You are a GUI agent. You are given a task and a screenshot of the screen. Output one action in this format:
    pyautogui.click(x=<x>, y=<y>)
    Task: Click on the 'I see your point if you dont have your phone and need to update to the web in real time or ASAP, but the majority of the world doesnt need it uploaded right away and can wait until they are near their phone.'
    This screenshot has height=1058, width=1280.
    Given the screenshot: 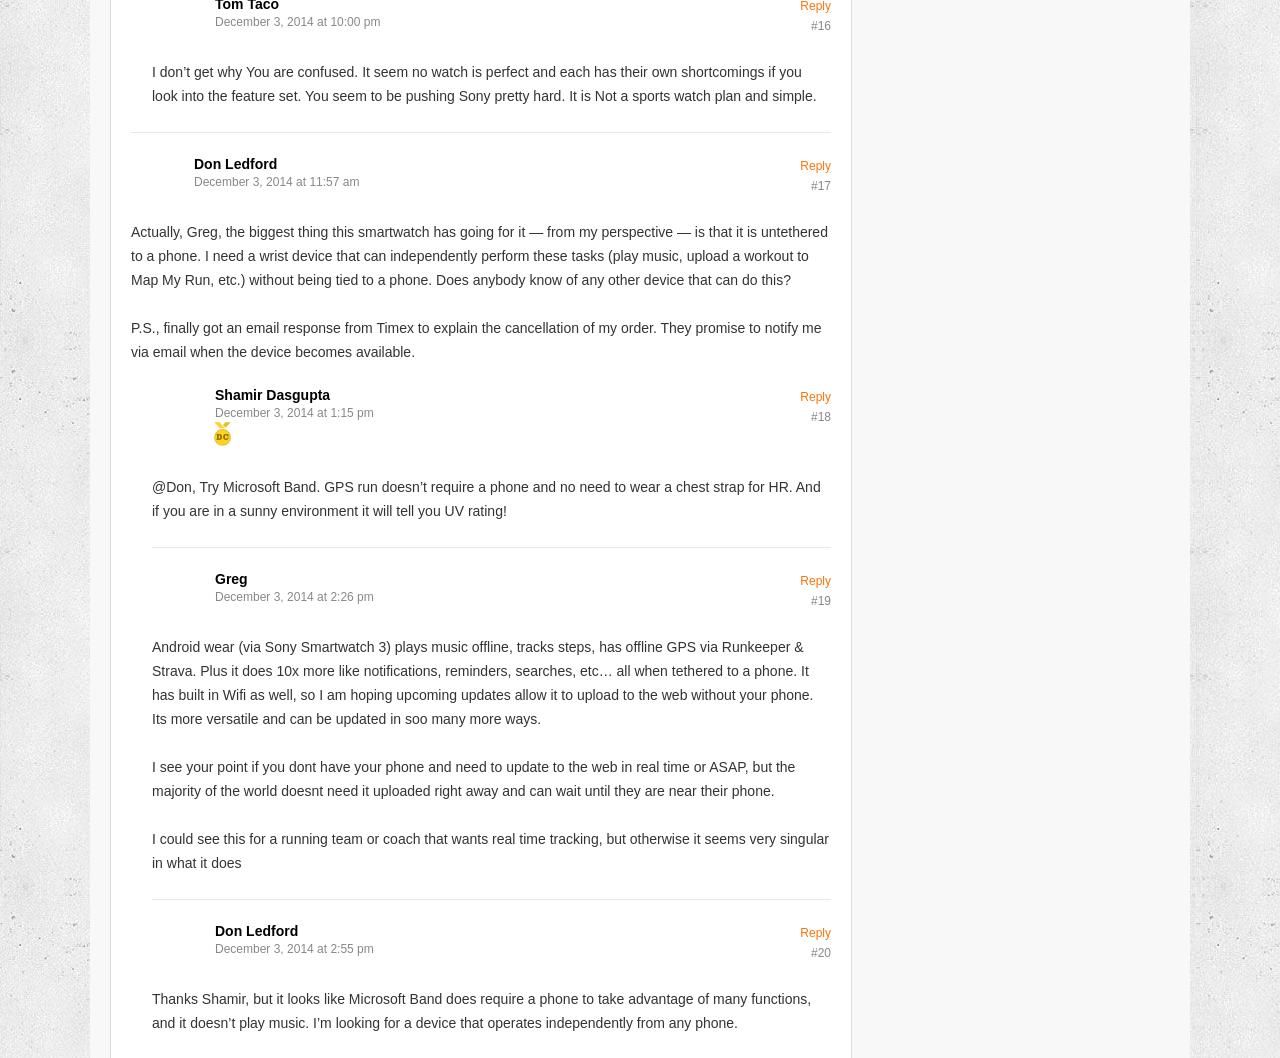 What is the action you would take?
    pyautogui.click(x=472, y=777)
    